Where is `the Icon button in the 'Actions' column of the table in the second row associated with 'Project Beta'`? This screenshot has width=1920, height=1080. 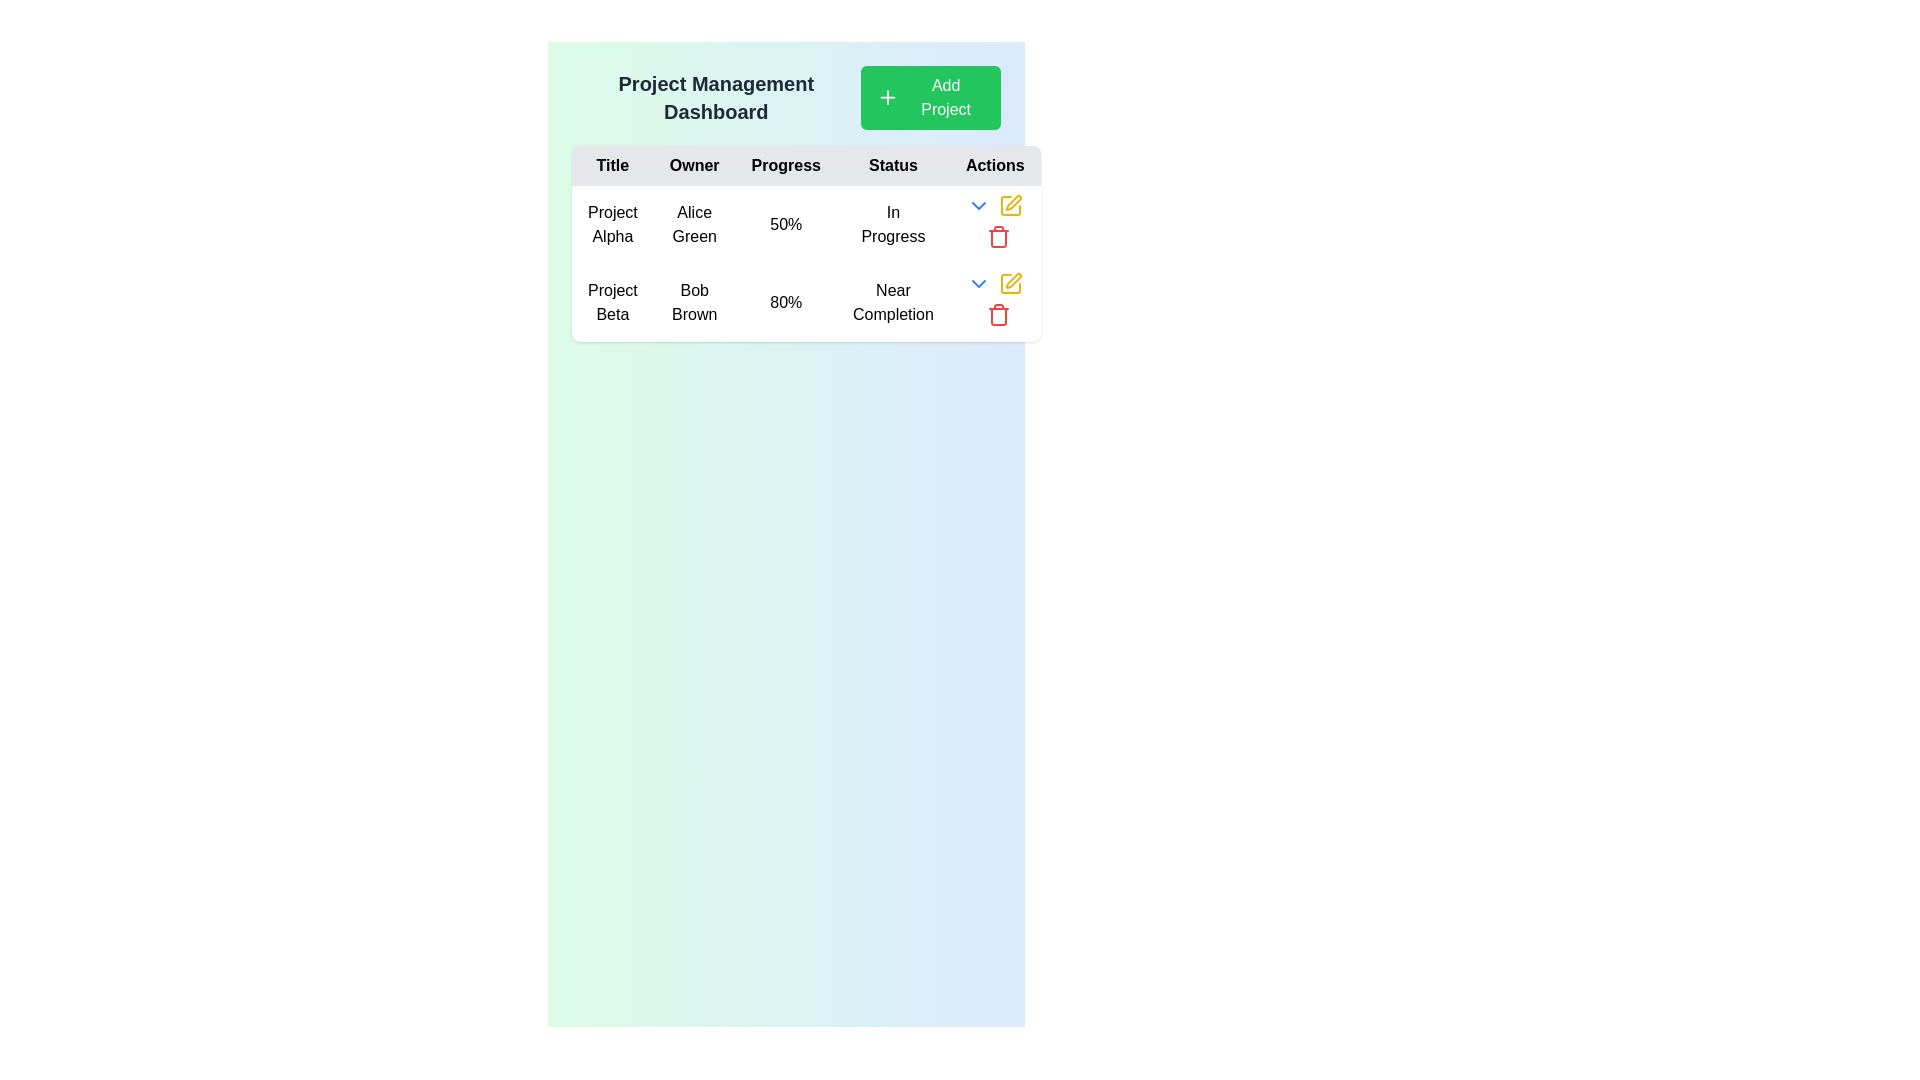 the Icon button in the 'Actions' column of the table in the second row associated with 'Project Beta' is located at coordinates (979, 284).